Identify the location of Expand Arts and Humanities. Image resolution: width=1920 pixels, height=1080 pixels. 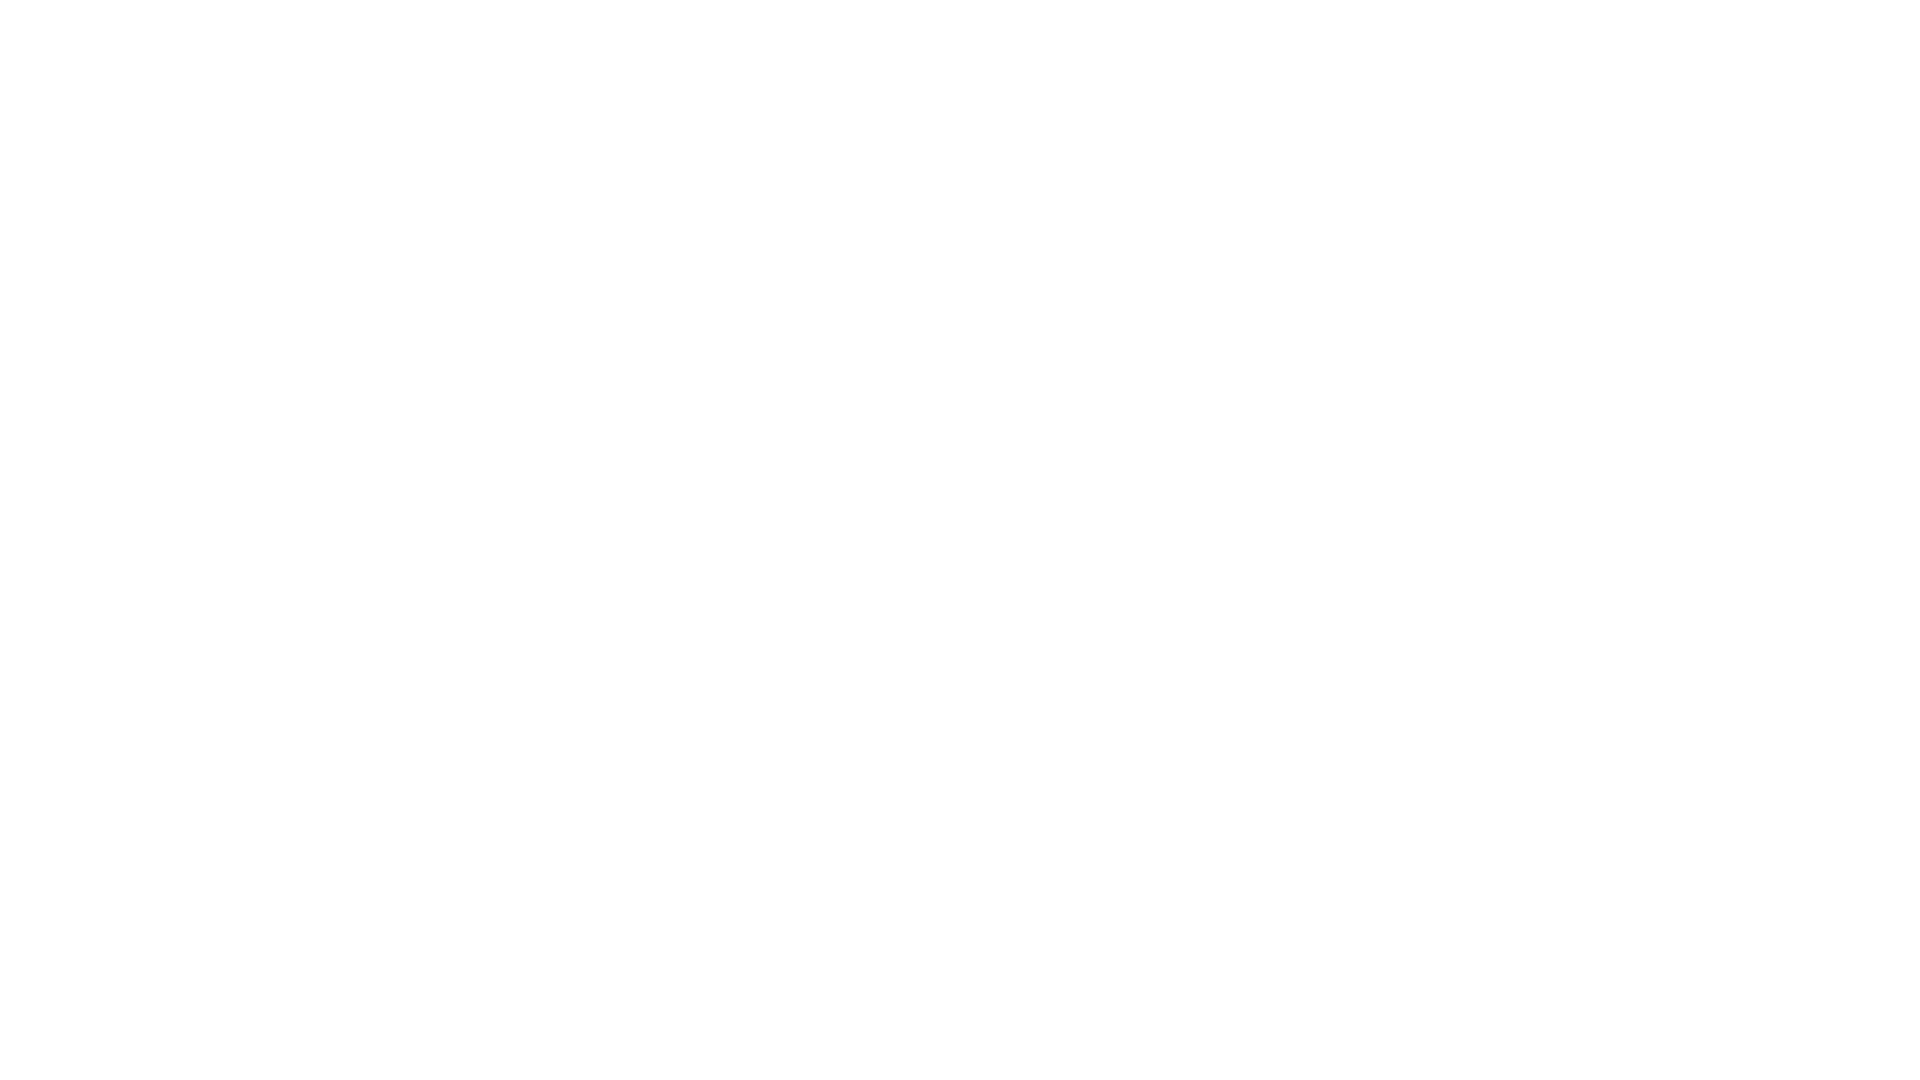
(223, 892).